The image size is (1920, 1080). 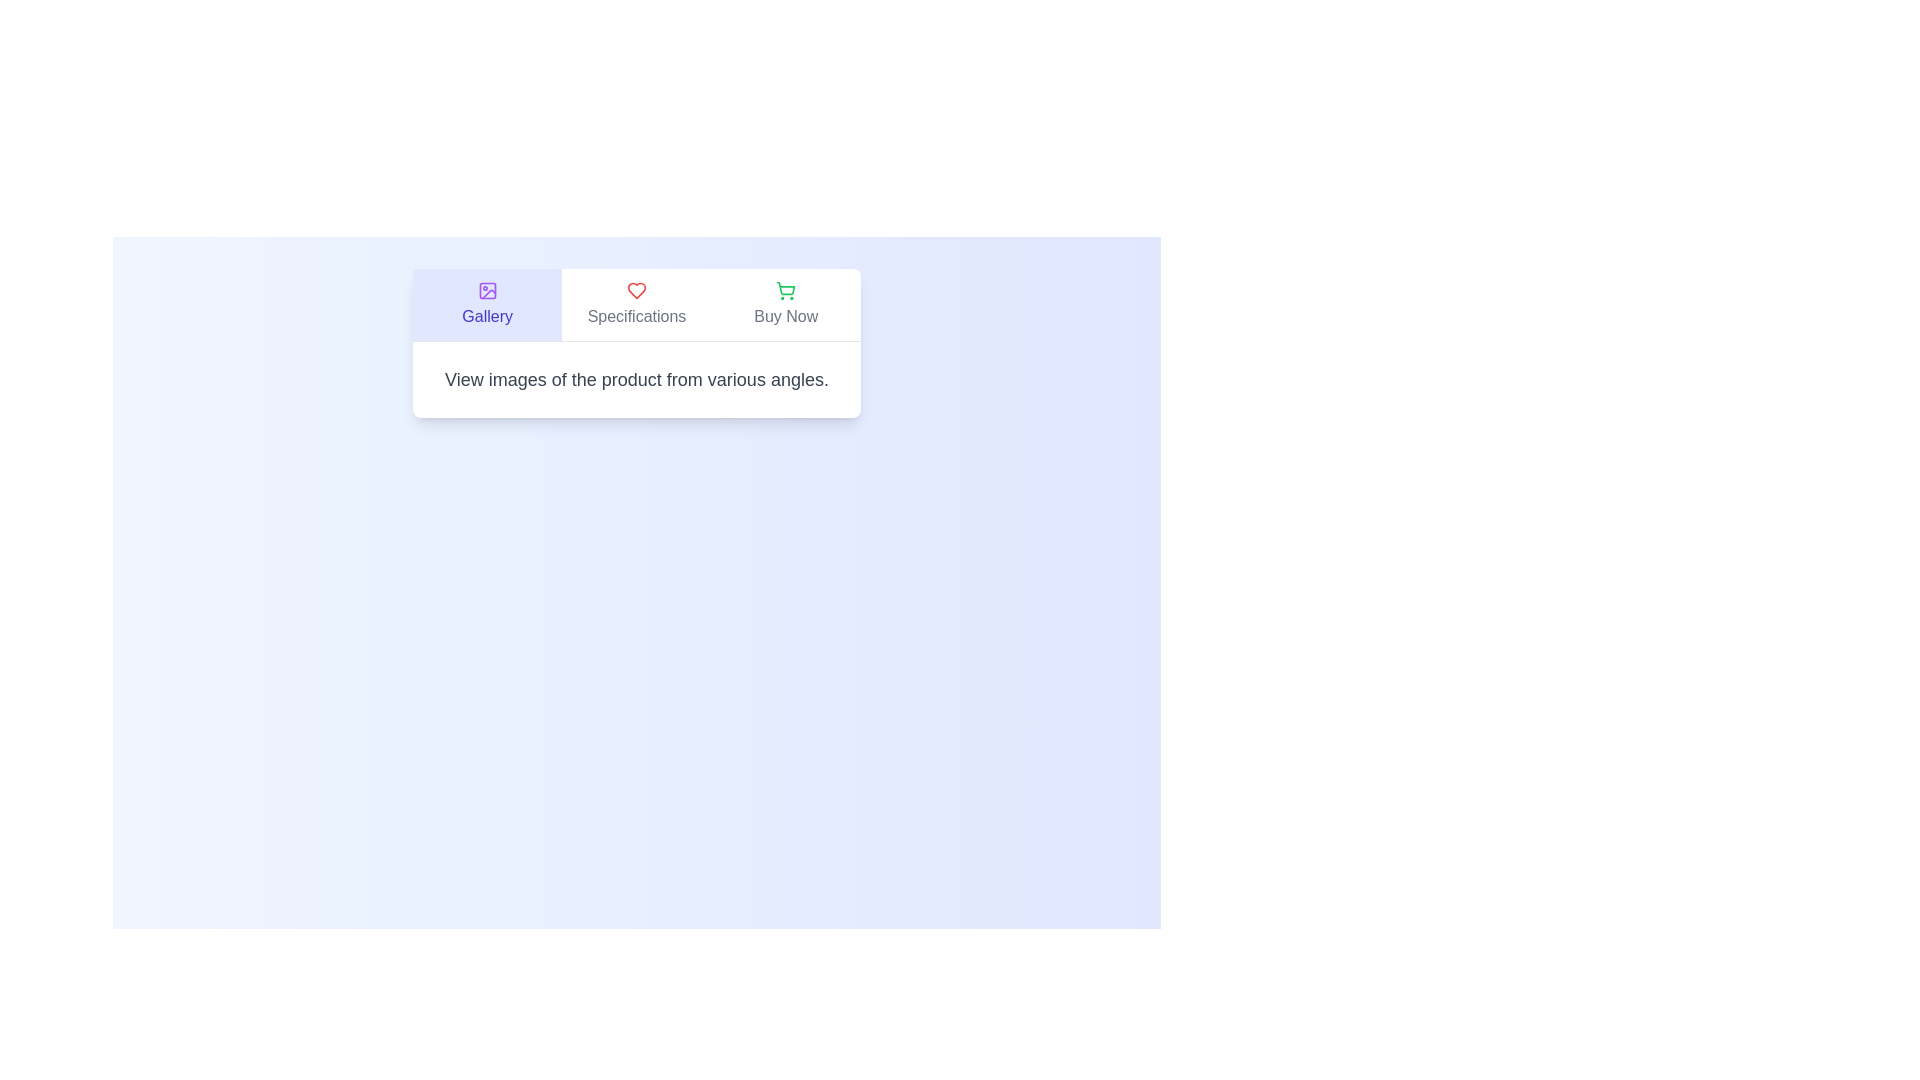 I want to click on the icon of the Buy Now tab, so click(x=785, y=290).